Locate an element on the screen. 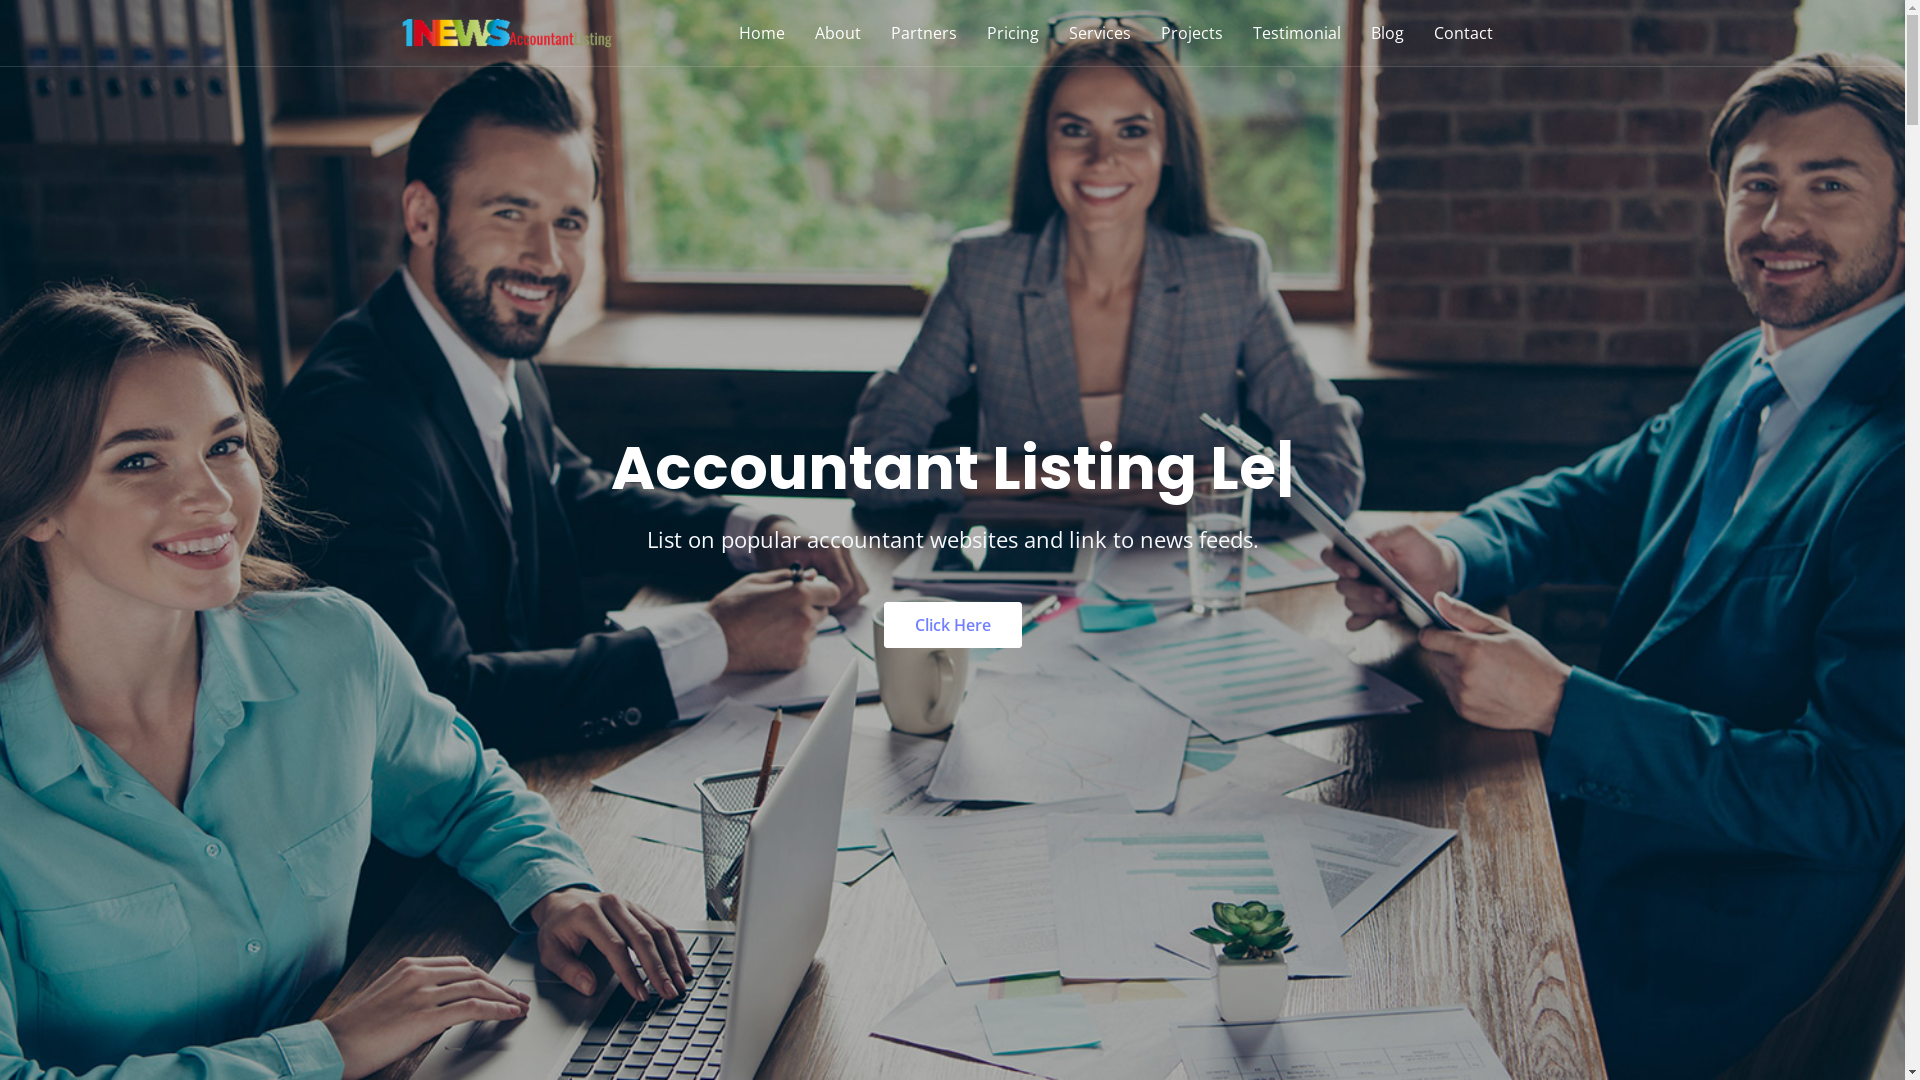 This screenshot has height=1080, width=1920. 'Testimonial' is located at coordinates (1296, 33).